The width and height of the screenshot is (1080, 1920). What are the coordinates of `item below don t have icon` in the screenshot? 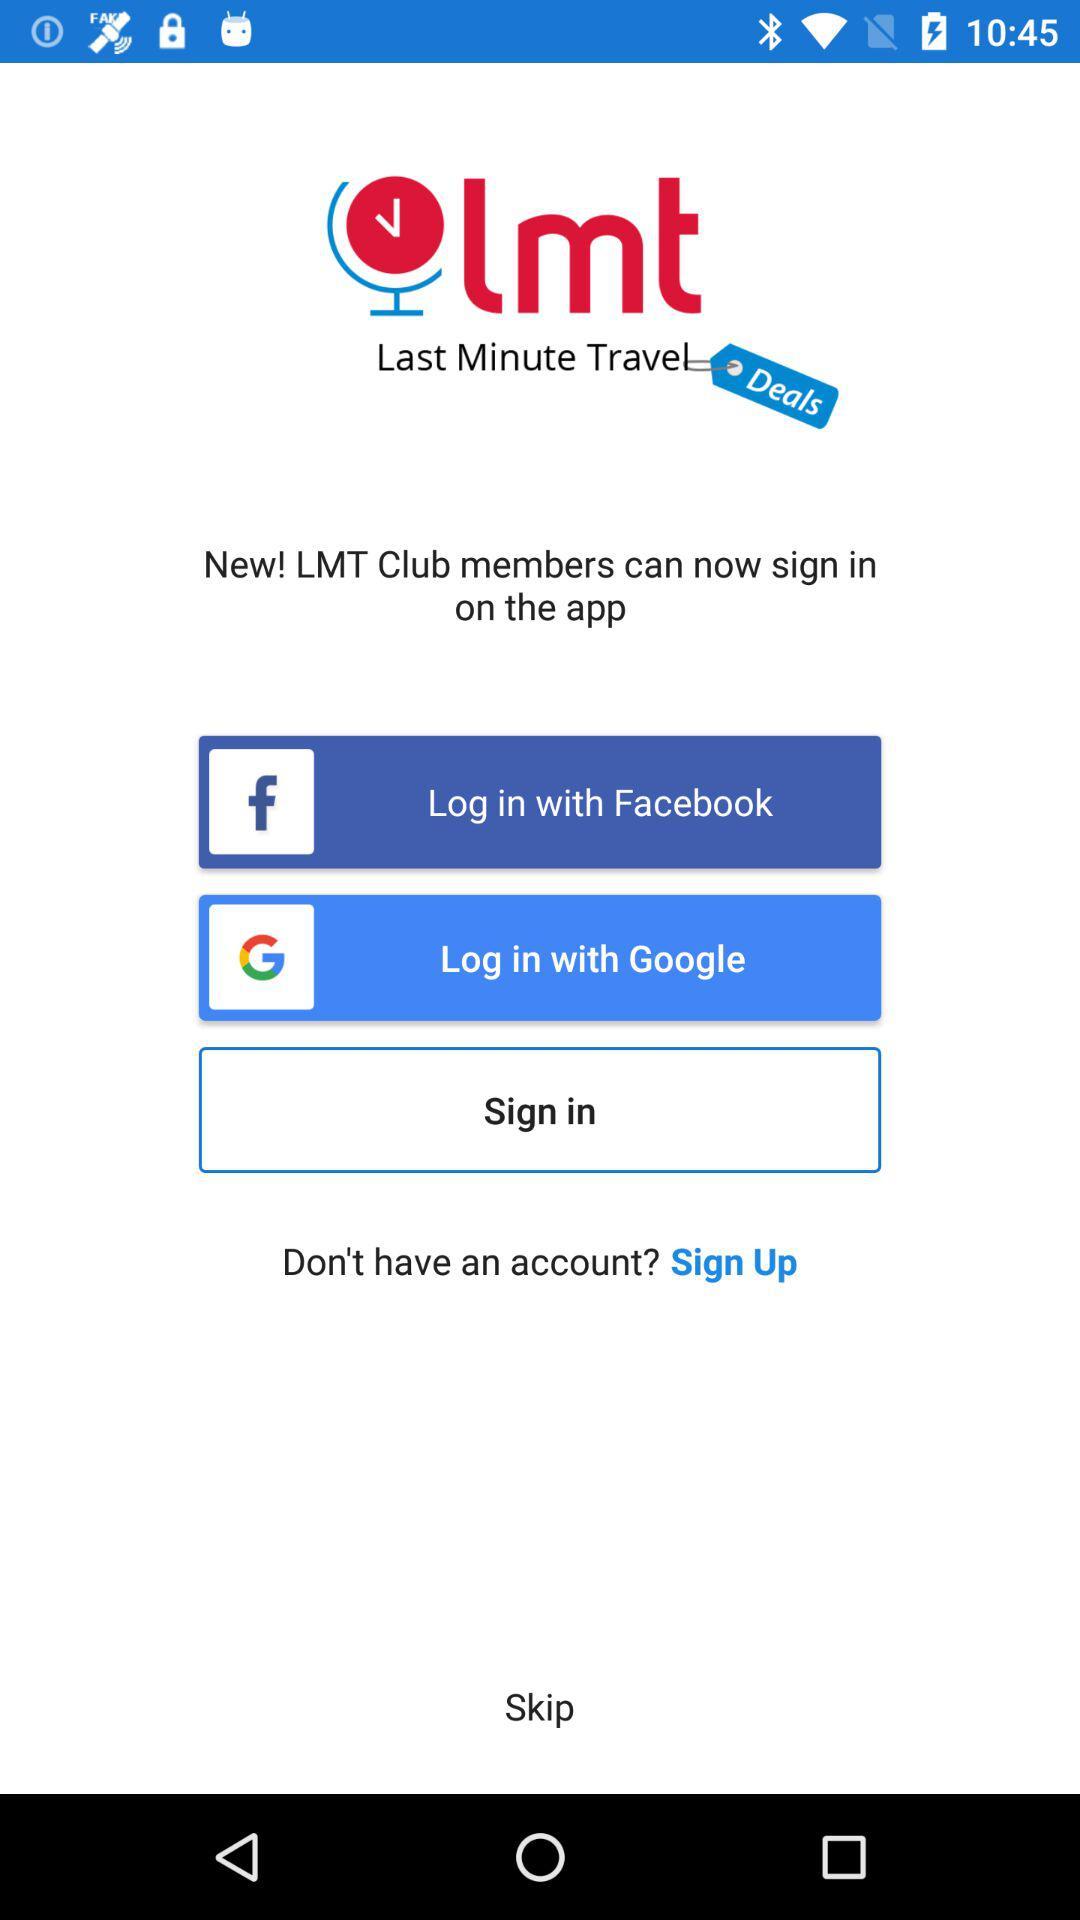 It's located at (538, 1705).